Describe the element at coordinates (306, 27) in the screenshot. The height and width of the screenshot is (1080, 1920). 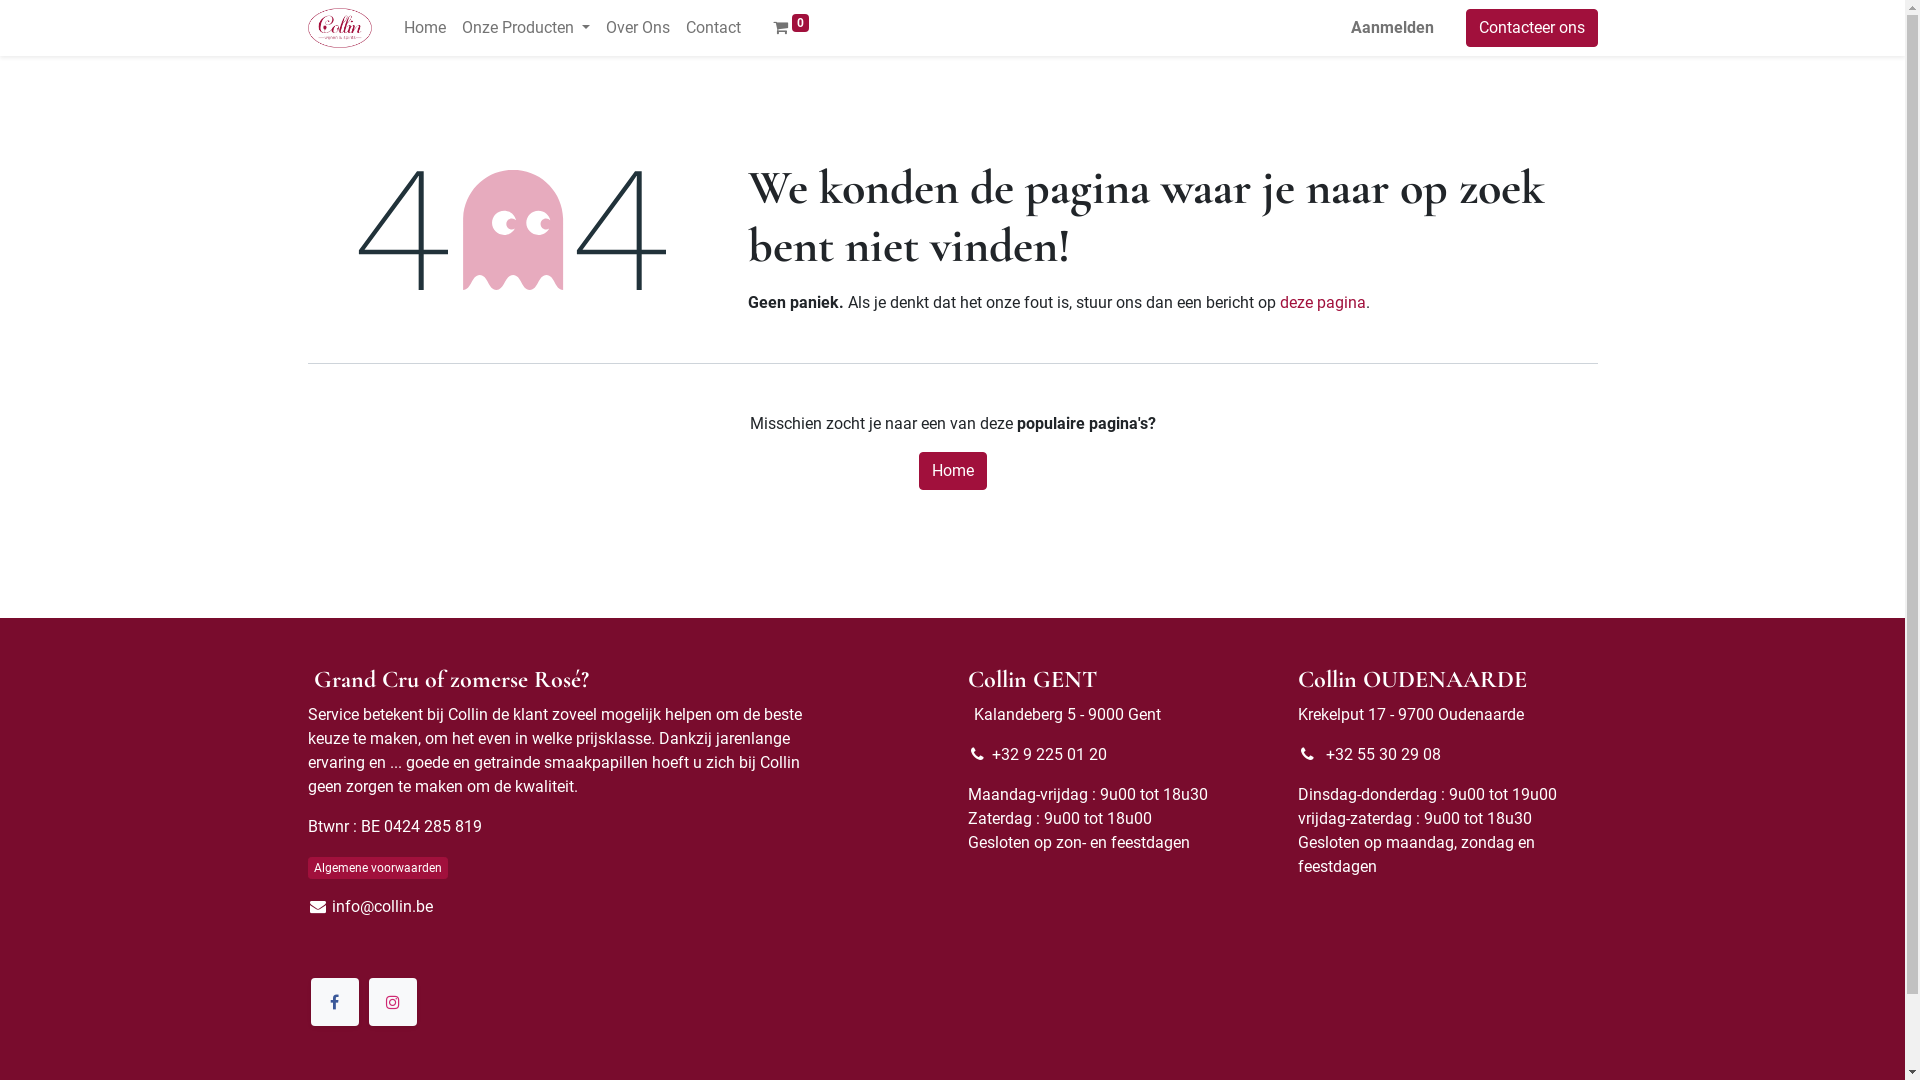
I see `'Collin Wijnen'` at that location.